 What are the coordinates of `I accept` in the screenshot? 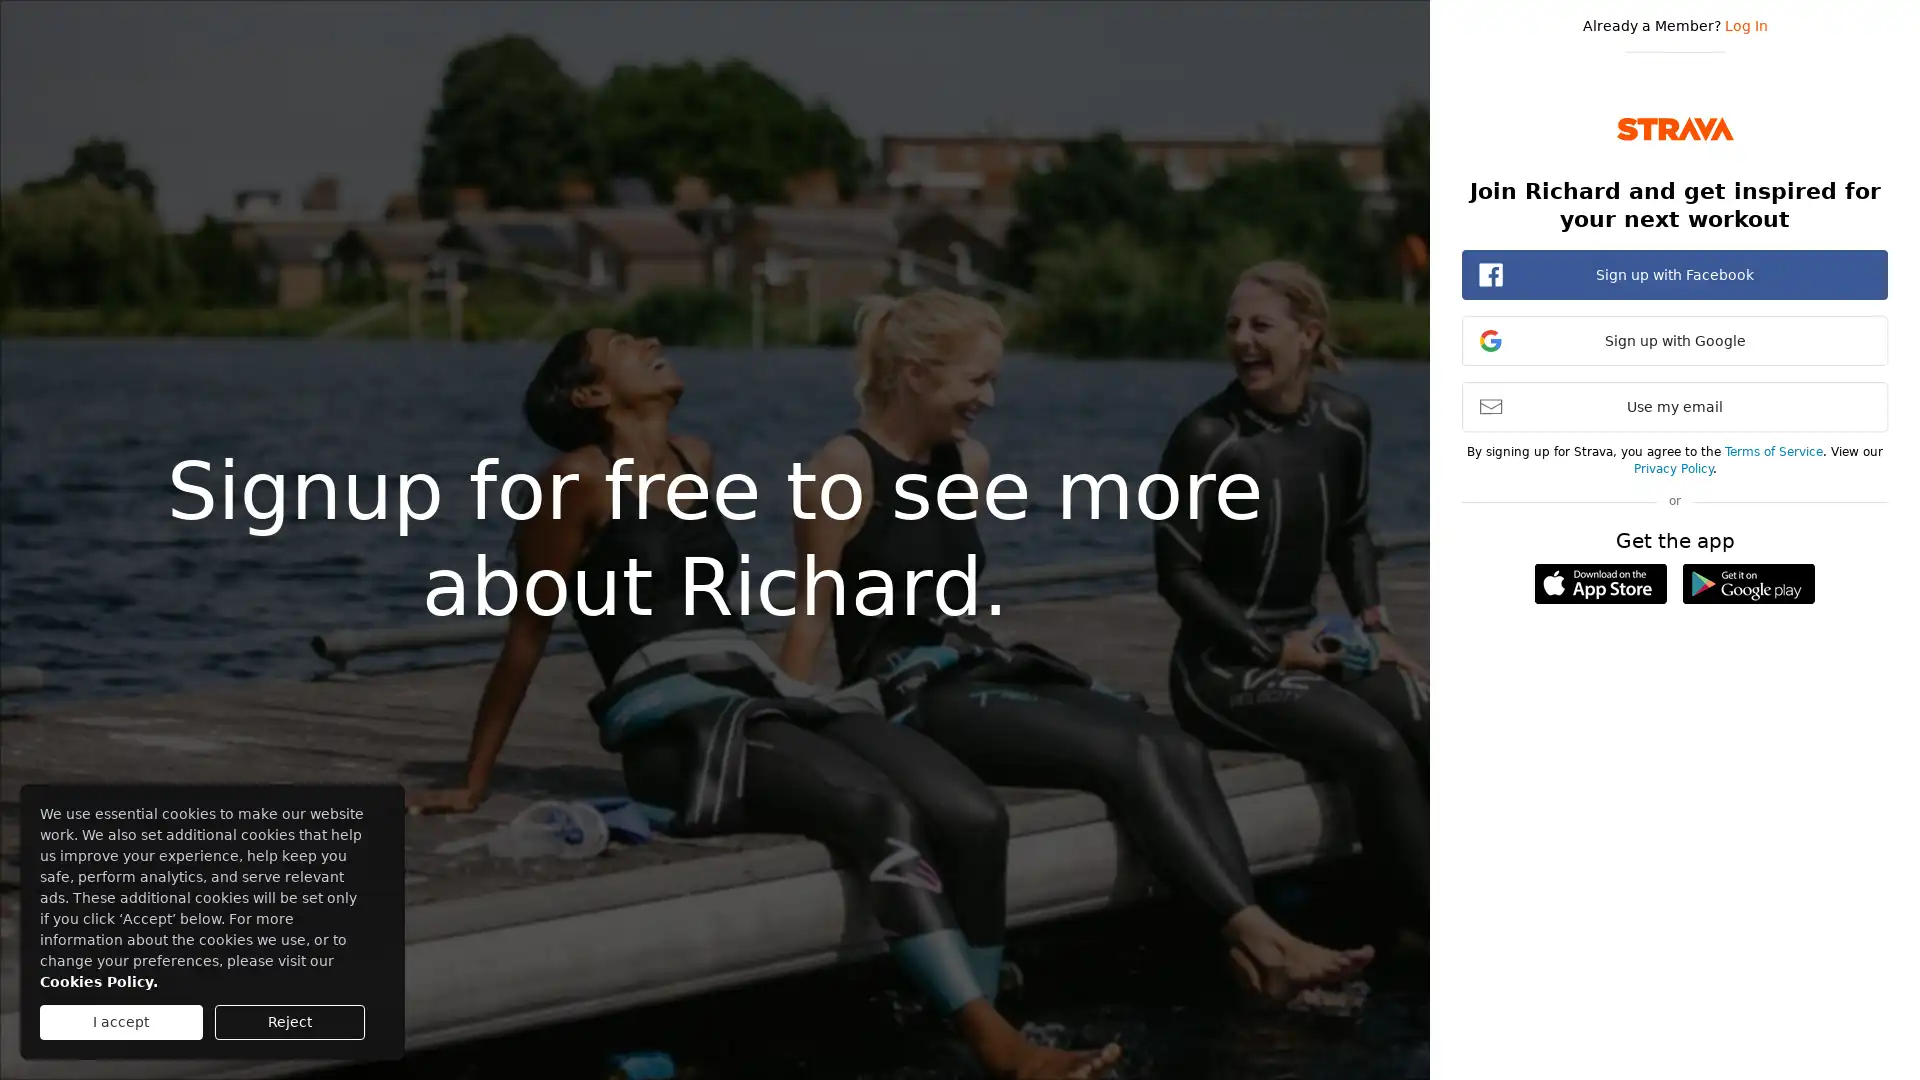 It's located at (119, 1022).